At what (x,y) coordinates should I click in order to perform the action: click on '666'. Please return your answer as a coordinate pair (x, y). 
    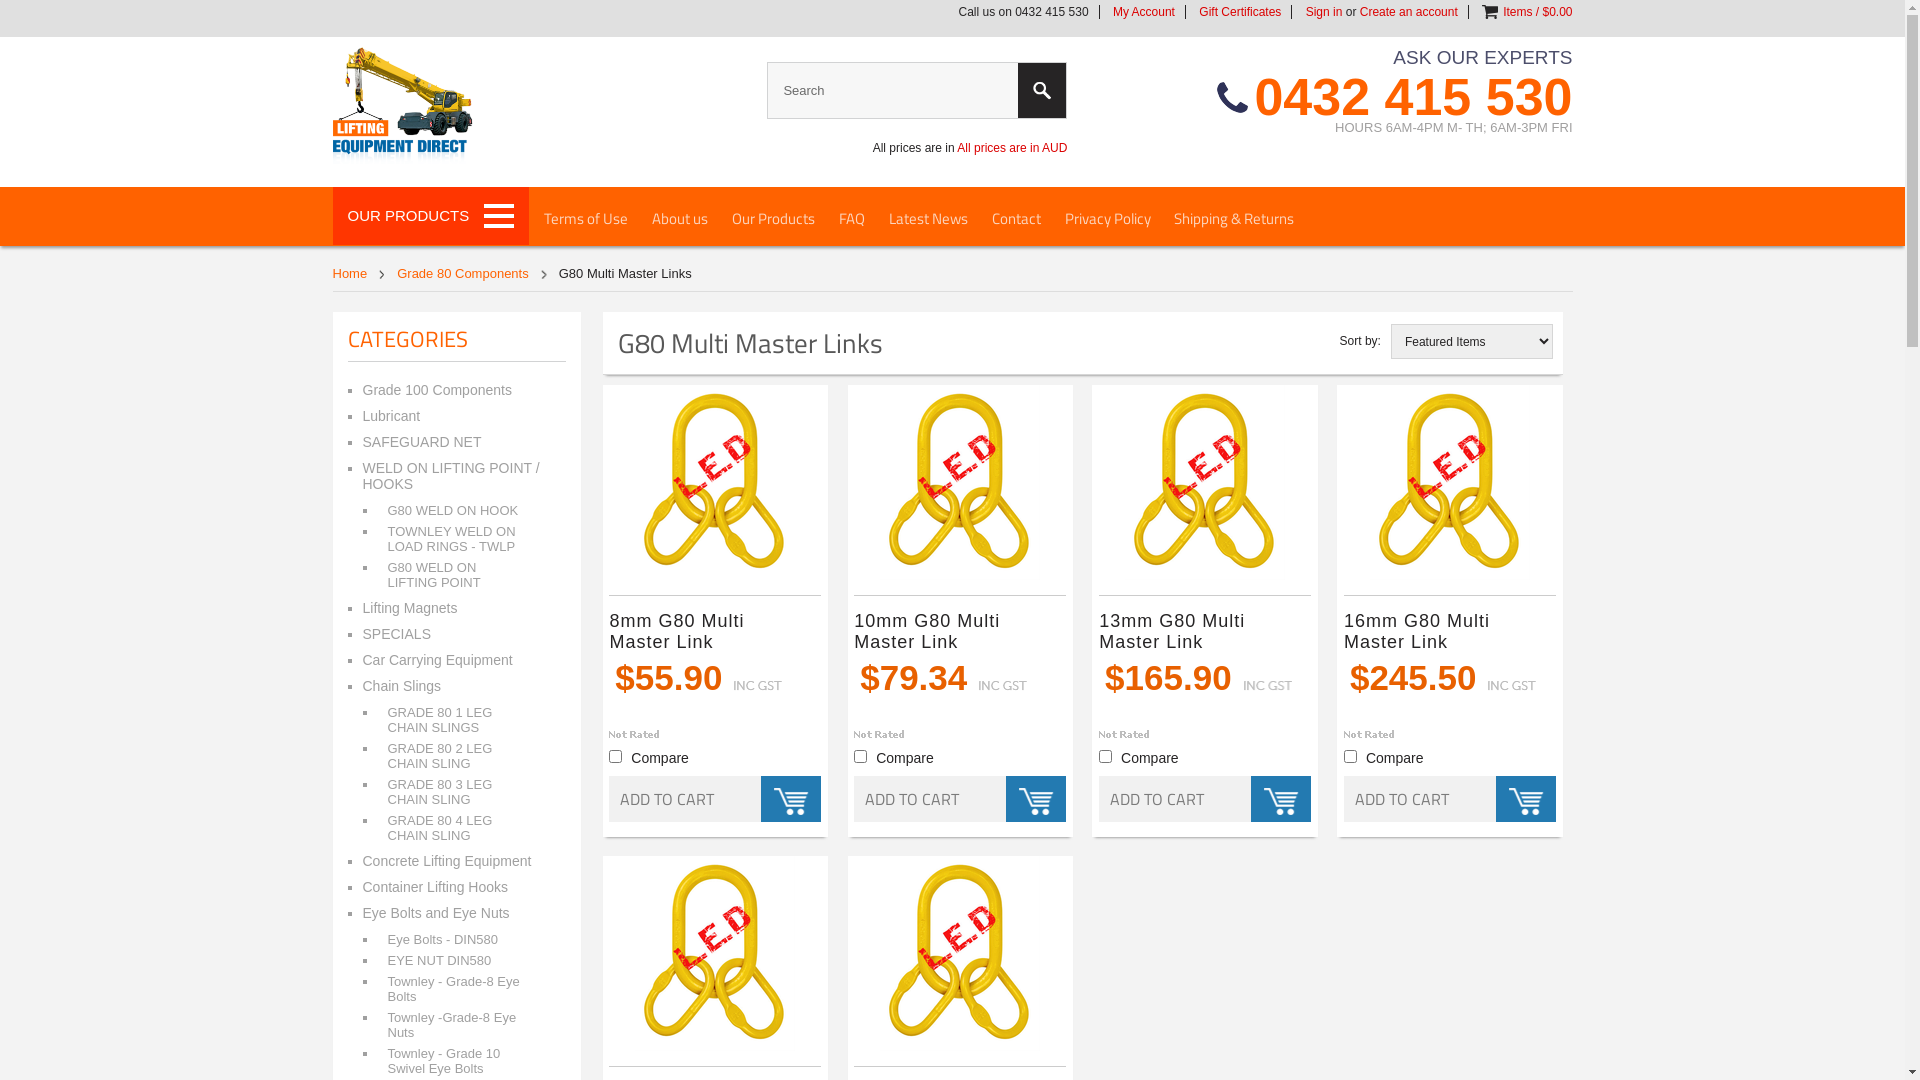
    Looking at the image, I should click on (1350, 756).